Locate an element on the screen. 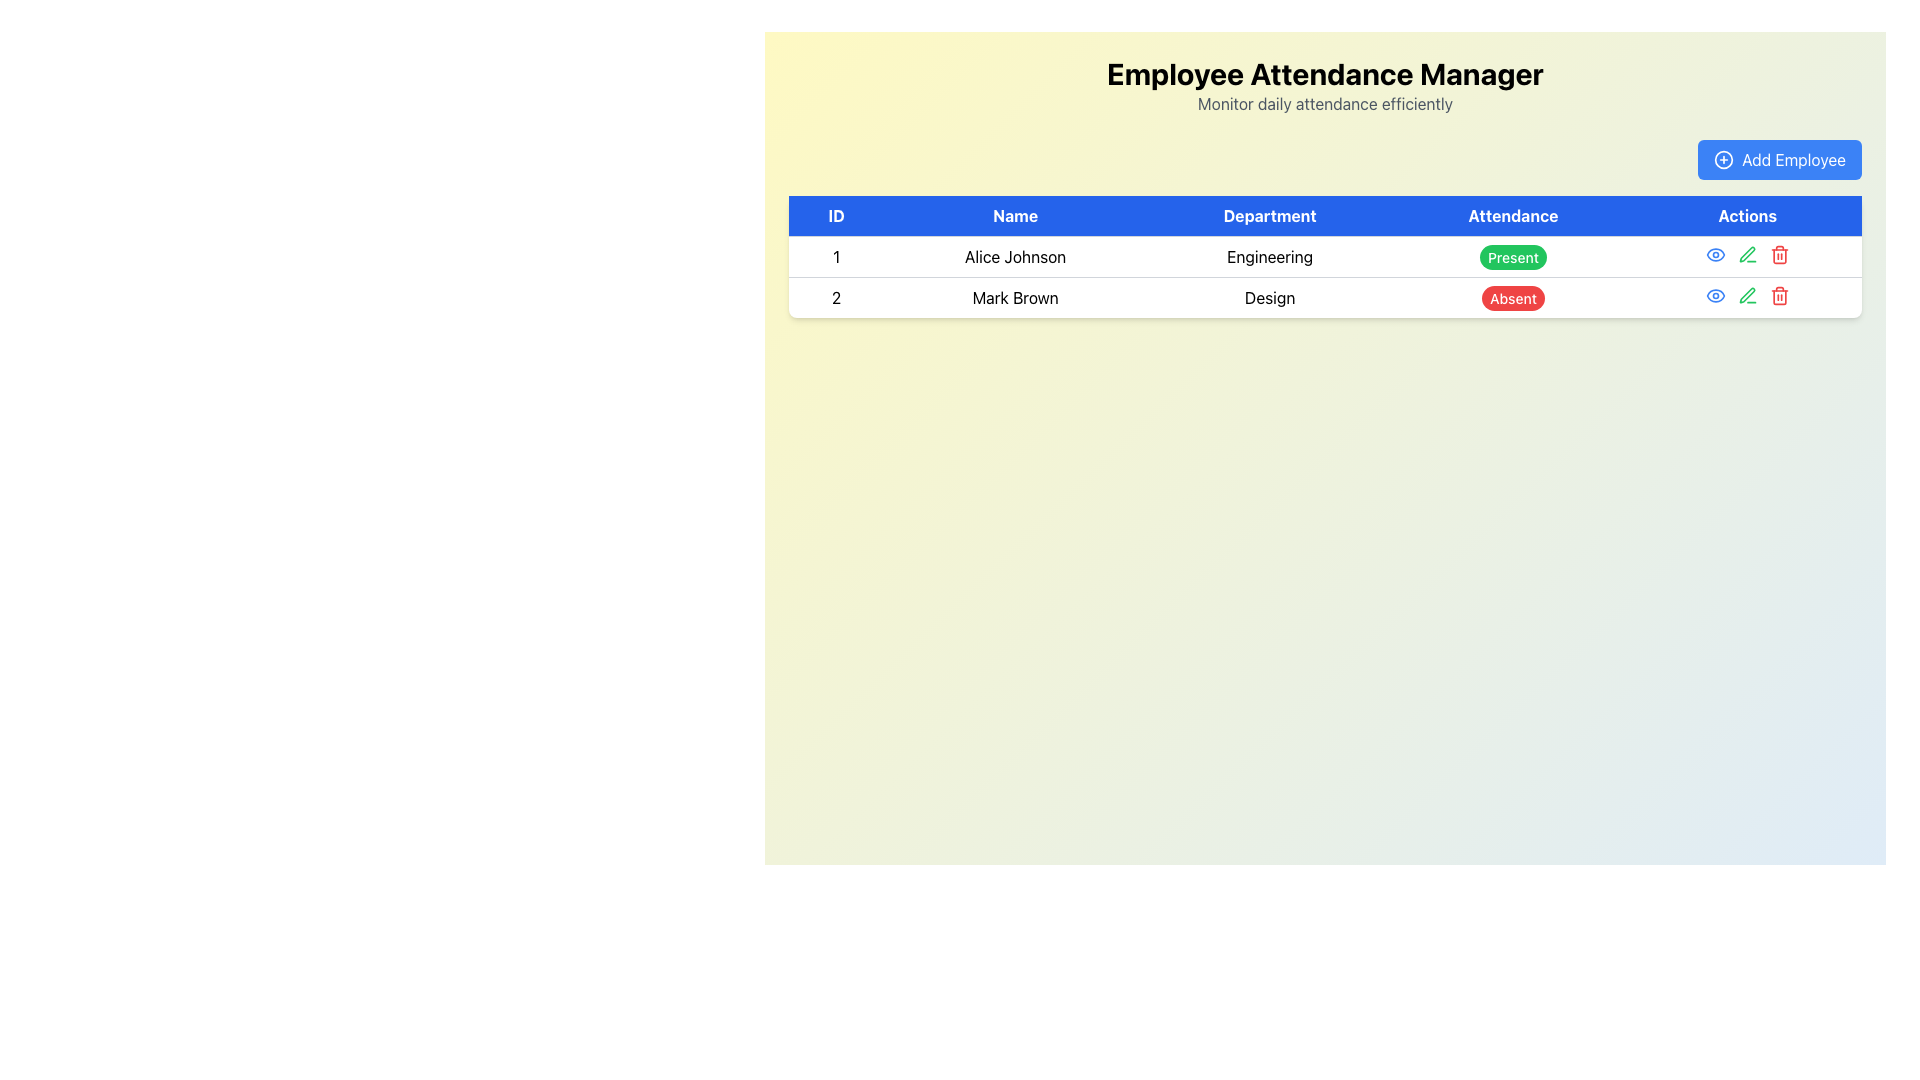  the edit icon button located in the 'Actions' column of the second row for the employee 'Mark Brown' to initiate an edit action is located at coordinates (1746, 253).